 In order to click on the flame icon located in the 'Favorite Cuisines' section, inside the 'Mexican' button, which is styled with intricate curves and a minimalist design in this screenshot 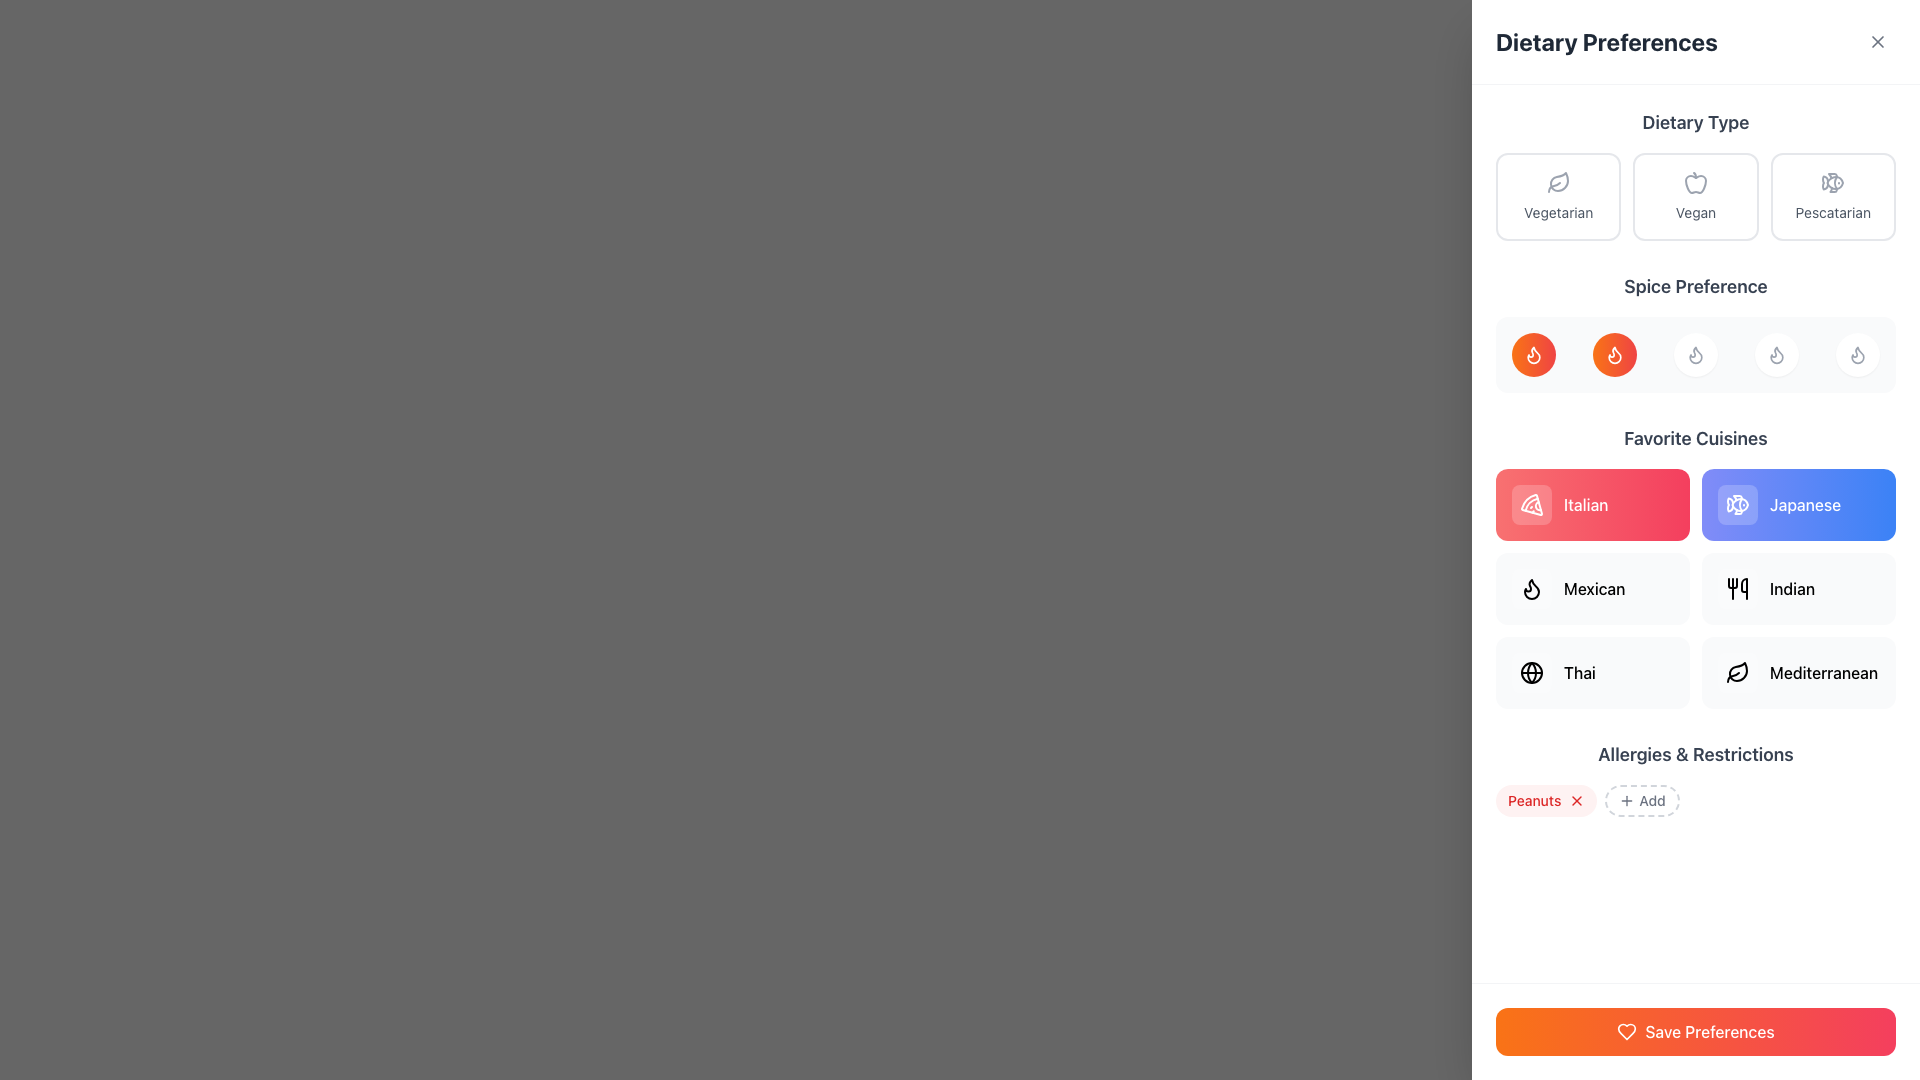, I will do `click(1530, 588)`.